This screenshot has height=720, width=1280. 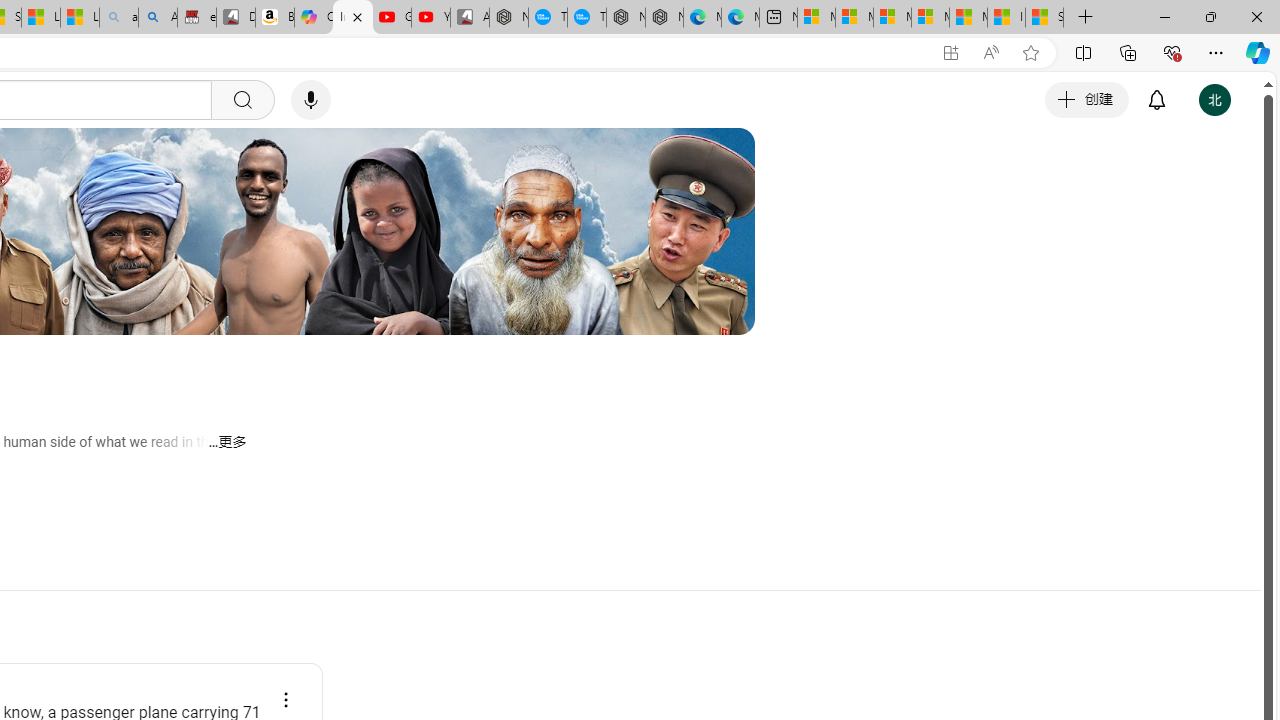 What do you see at coordinates (950, 52) in the screenshot?
I see `'App available. Install YouTube'` at bounding box center [950, 52].